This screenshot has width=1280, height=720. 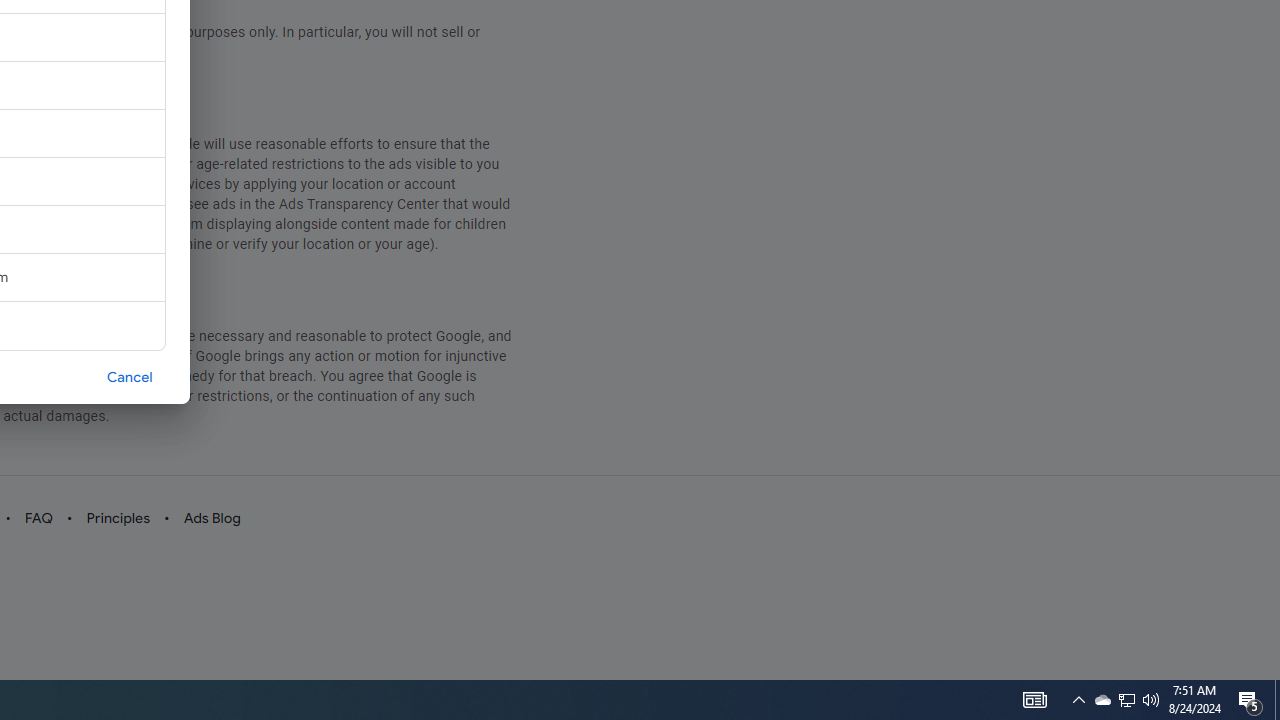 I want to click on 'Ads Blog', so click(x=211, y=517).